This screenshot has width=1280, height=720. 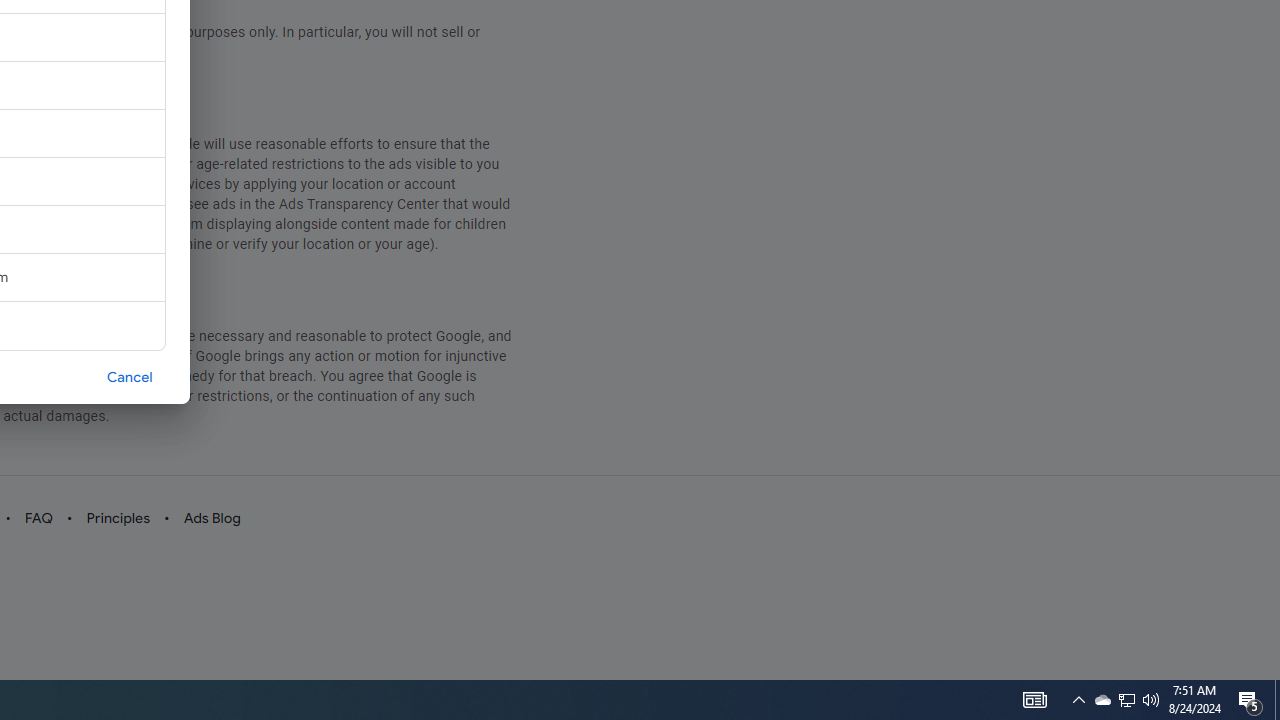 I want to click on 'Ads Blog', so click(x=211, y=517).